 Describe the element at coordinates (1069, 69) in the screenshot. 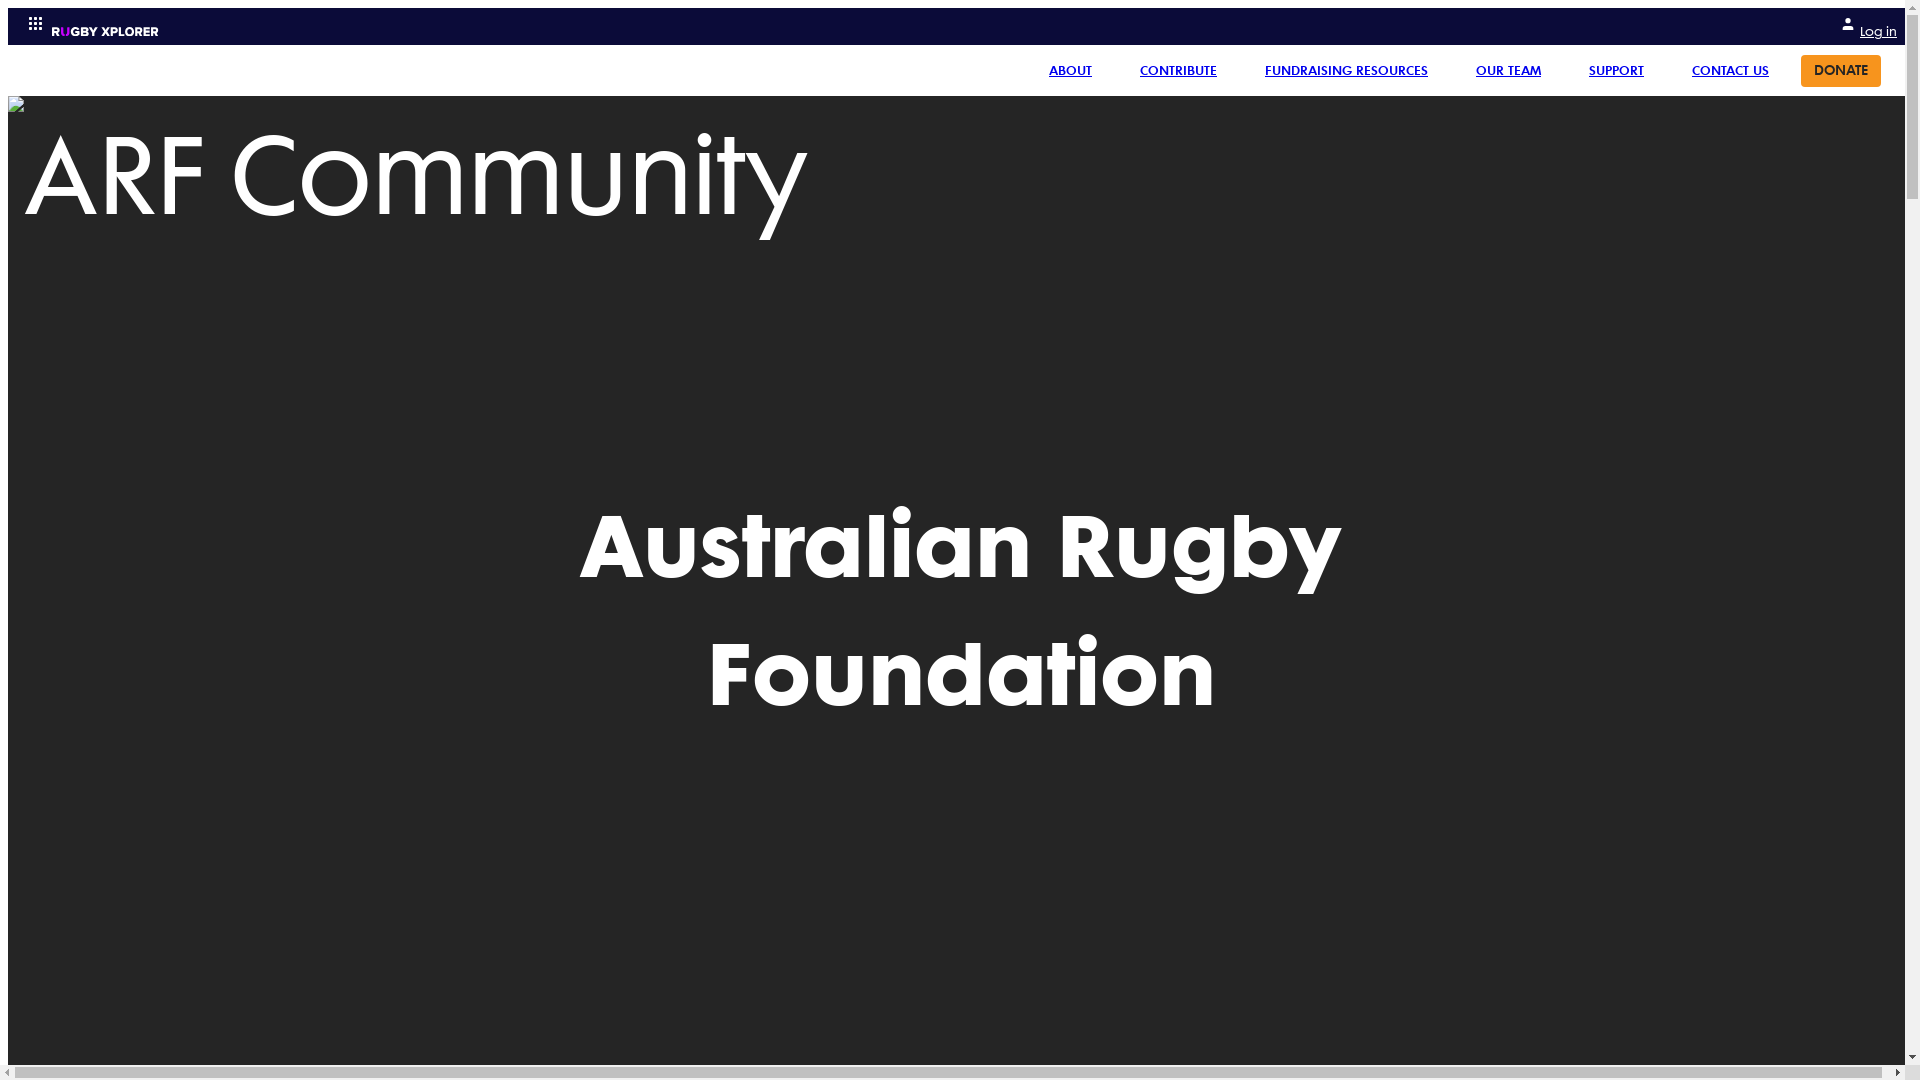

I see `'ABOUT'` at that location.